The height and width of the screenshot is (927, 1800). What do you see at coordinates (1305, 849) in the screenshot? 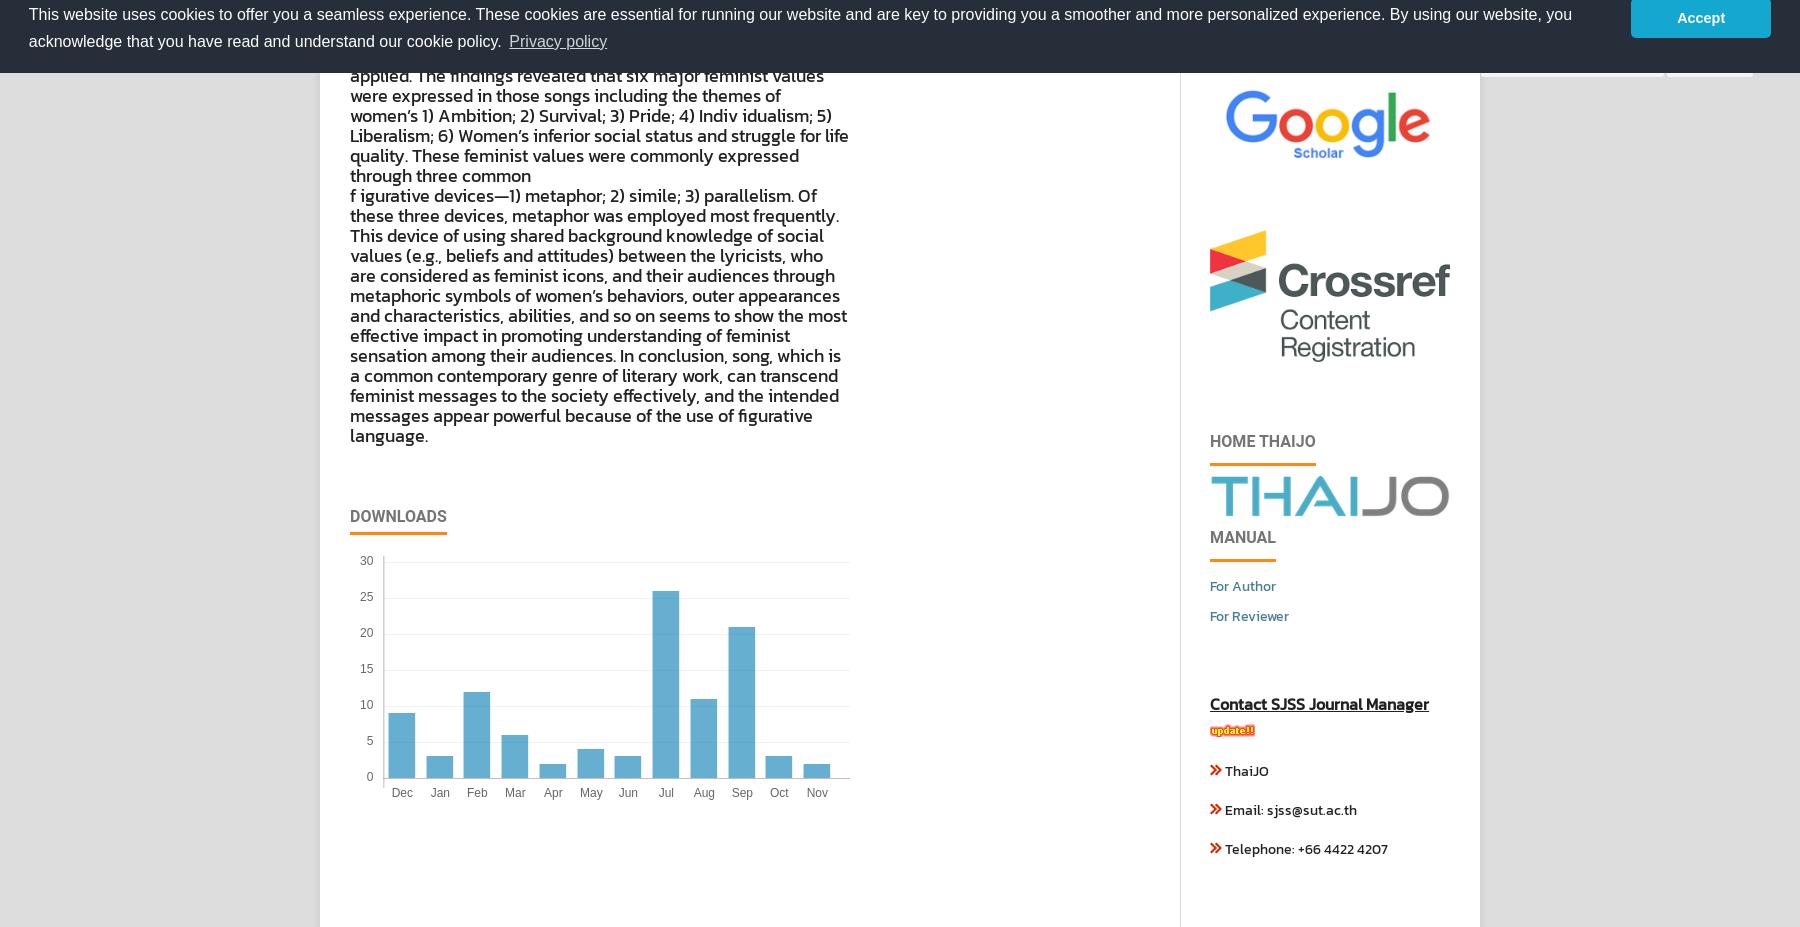
I see `'Telephone: +66 4422 4207'` at bounding box center [1305, 849].